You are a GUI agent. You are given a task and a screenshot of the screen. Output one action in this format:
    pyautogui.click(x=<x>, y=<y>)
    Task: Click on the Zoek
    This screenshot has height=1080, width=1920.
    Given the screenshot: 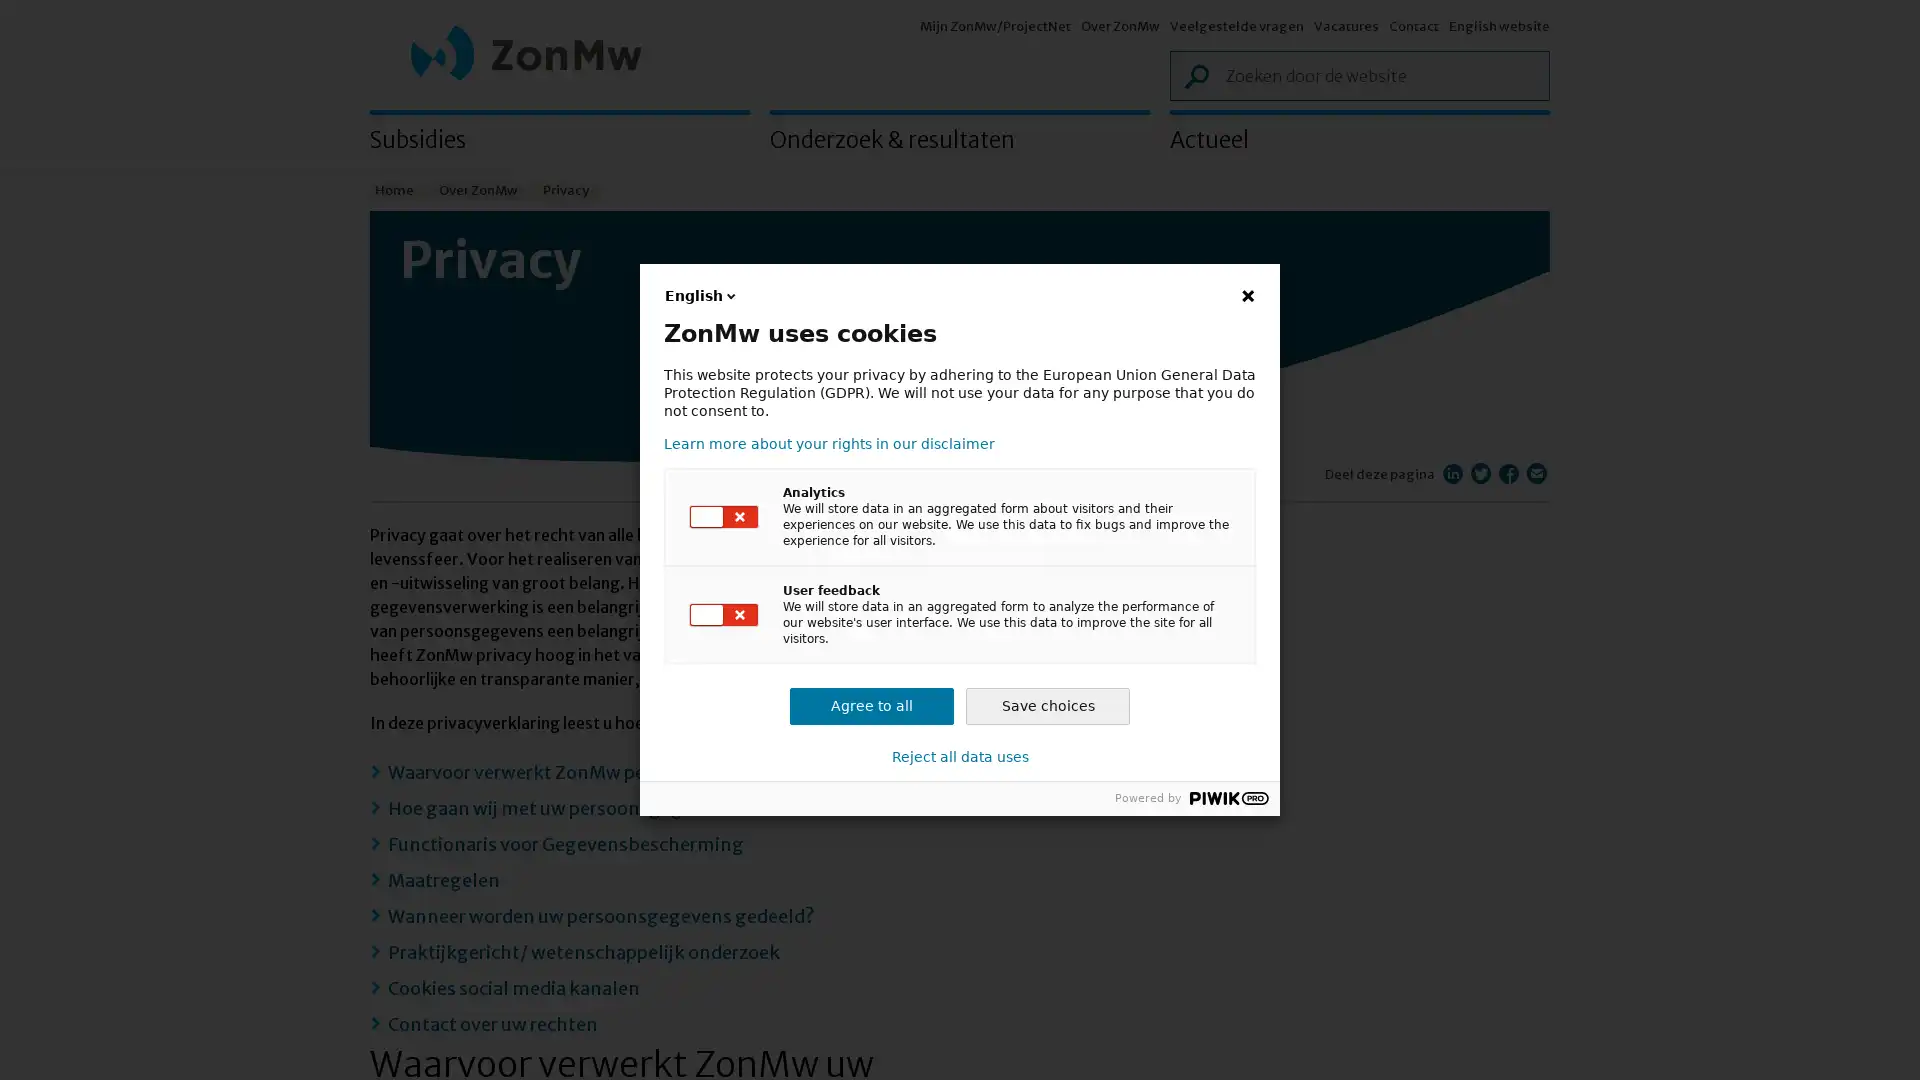 What is the action you would take?
    pyautogui.click(x=1536, y=75)
    